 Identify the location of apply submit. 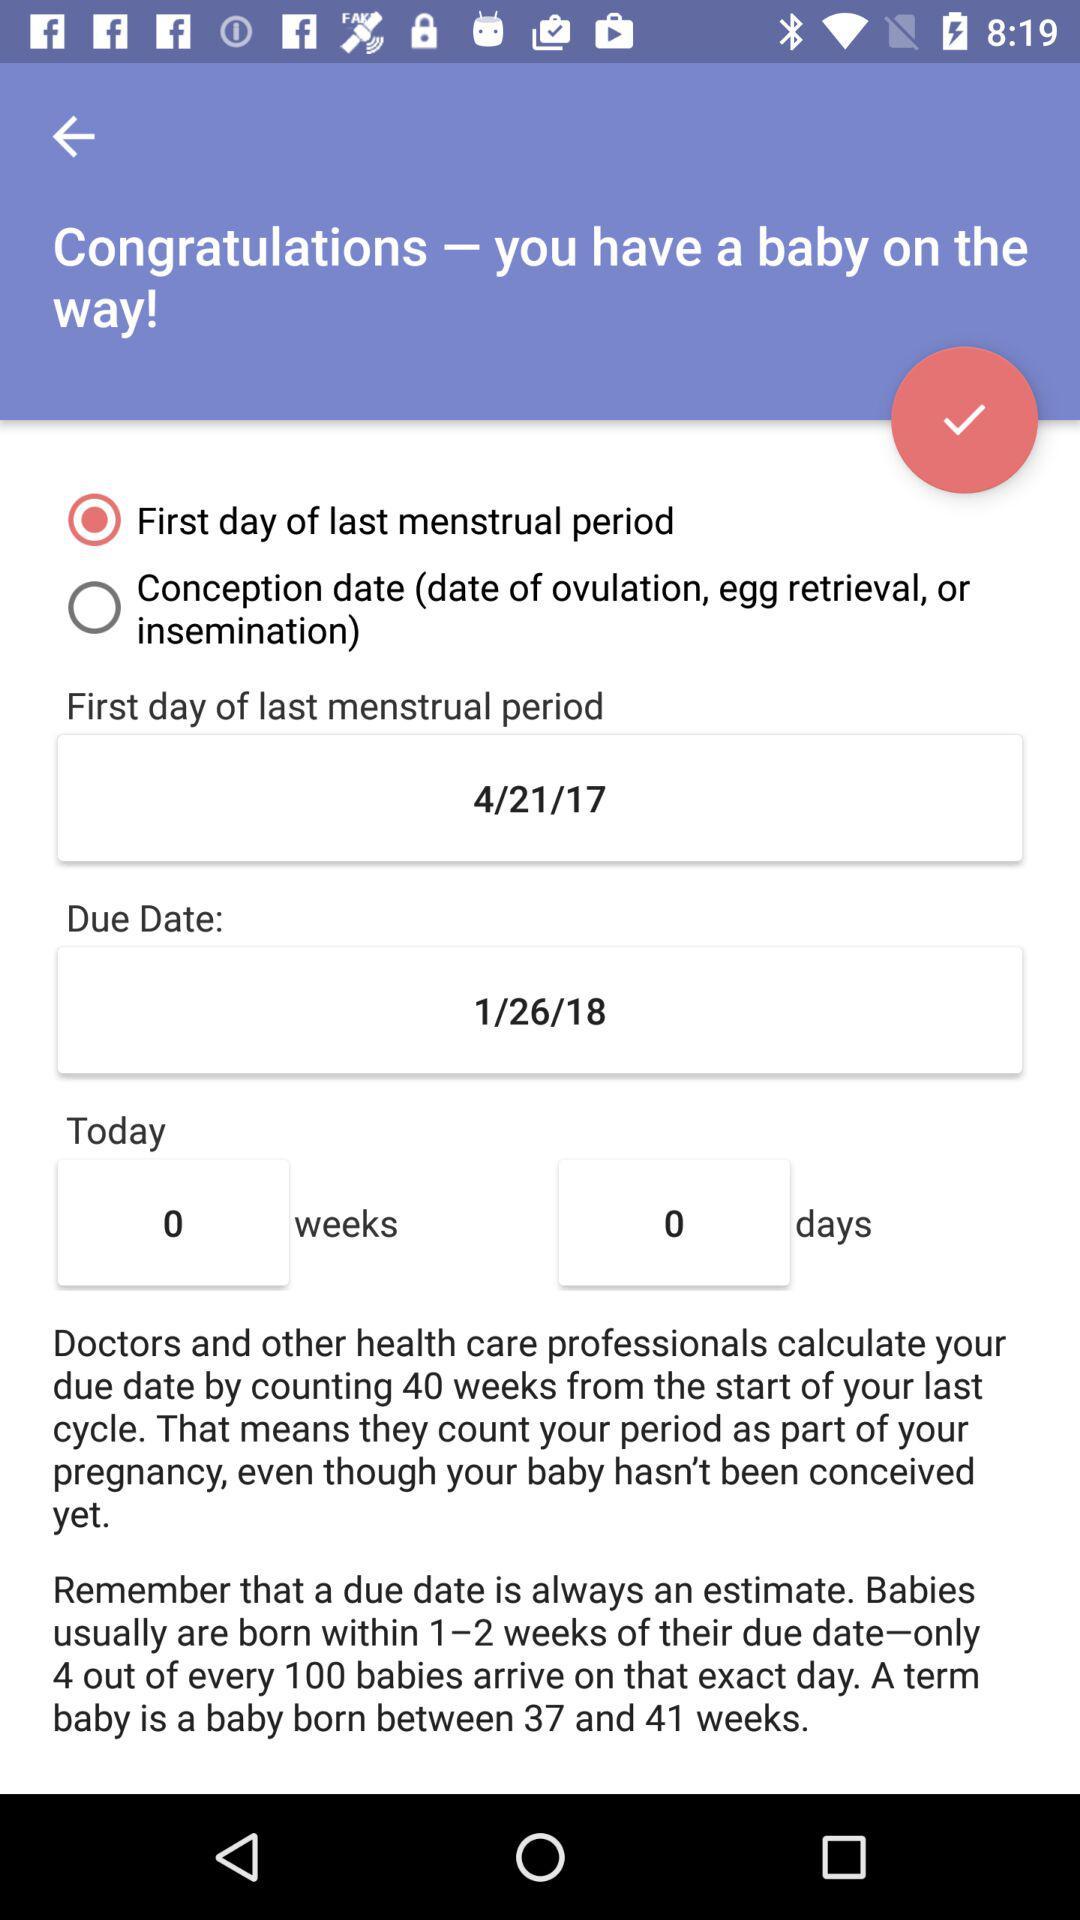
(963, 419).